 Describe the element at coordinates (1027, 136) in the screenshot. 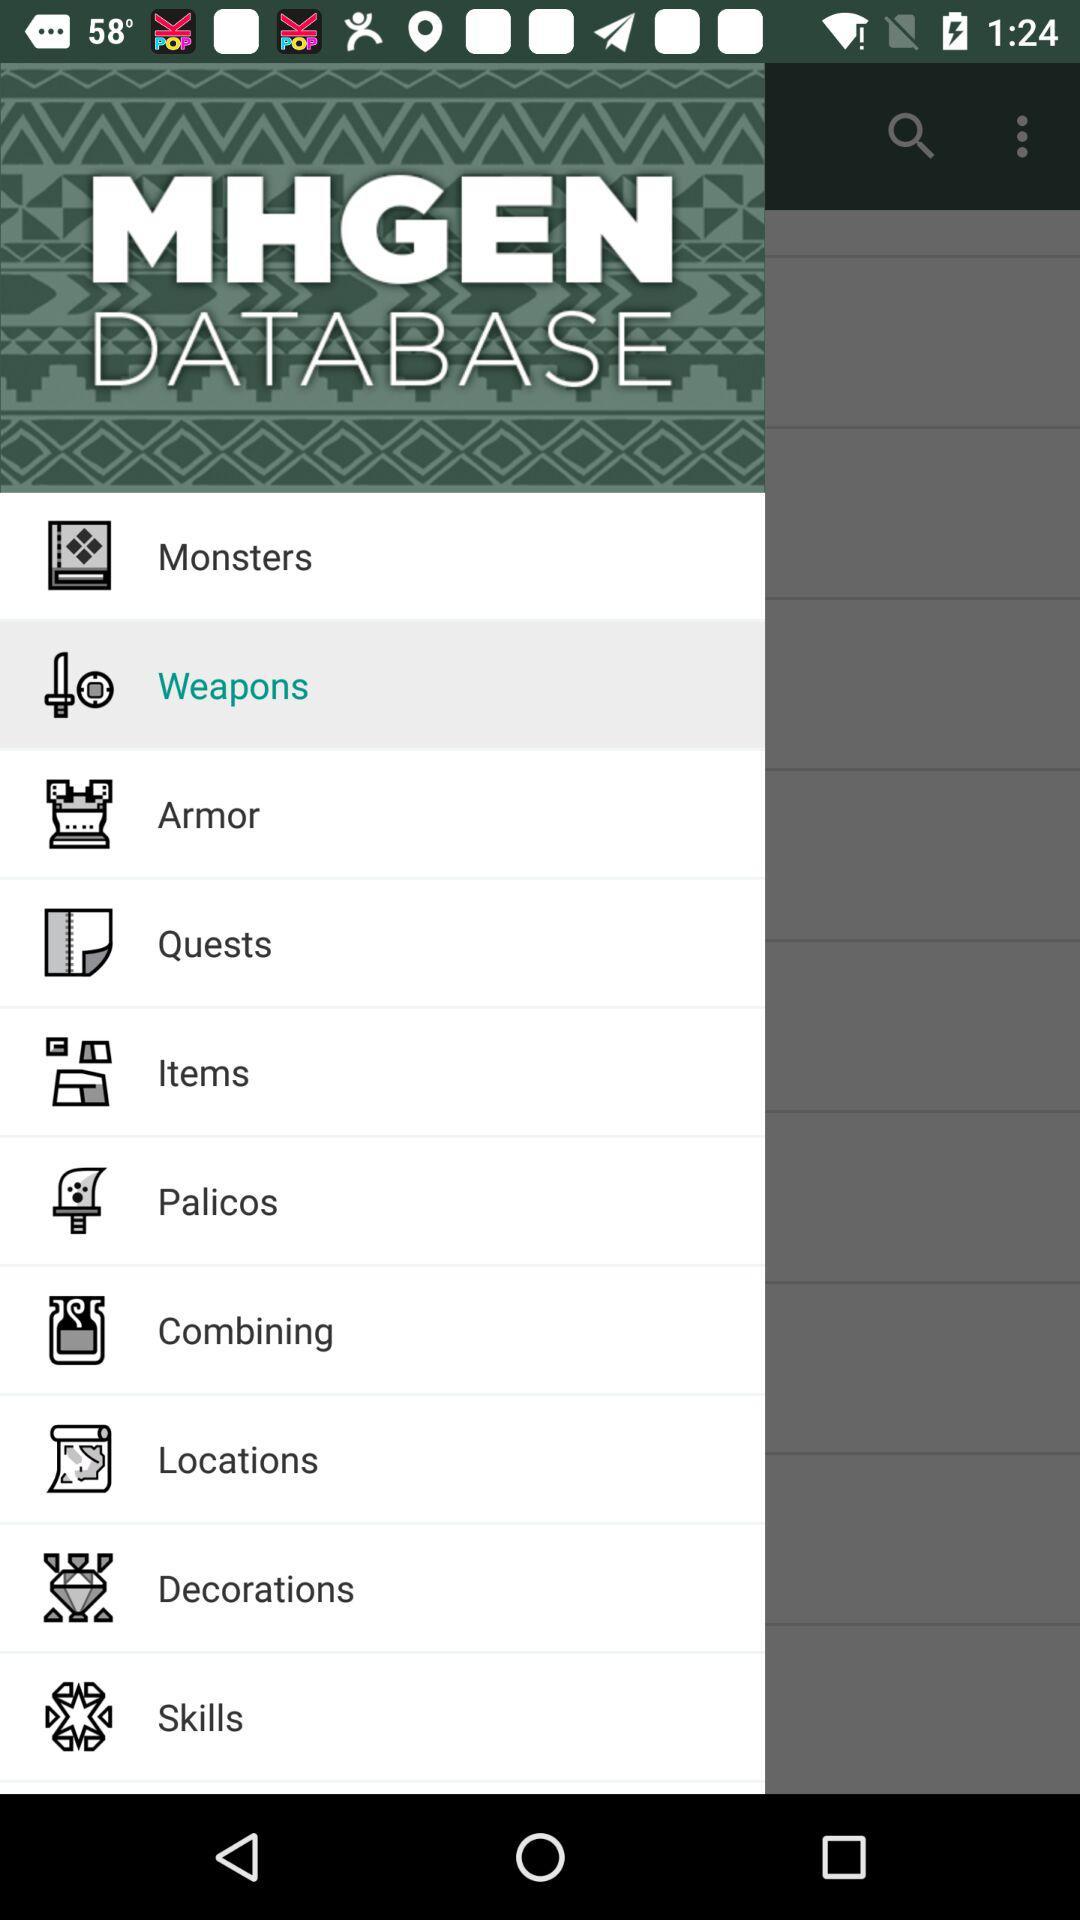

I see `the icon which  is at top right` at that location.